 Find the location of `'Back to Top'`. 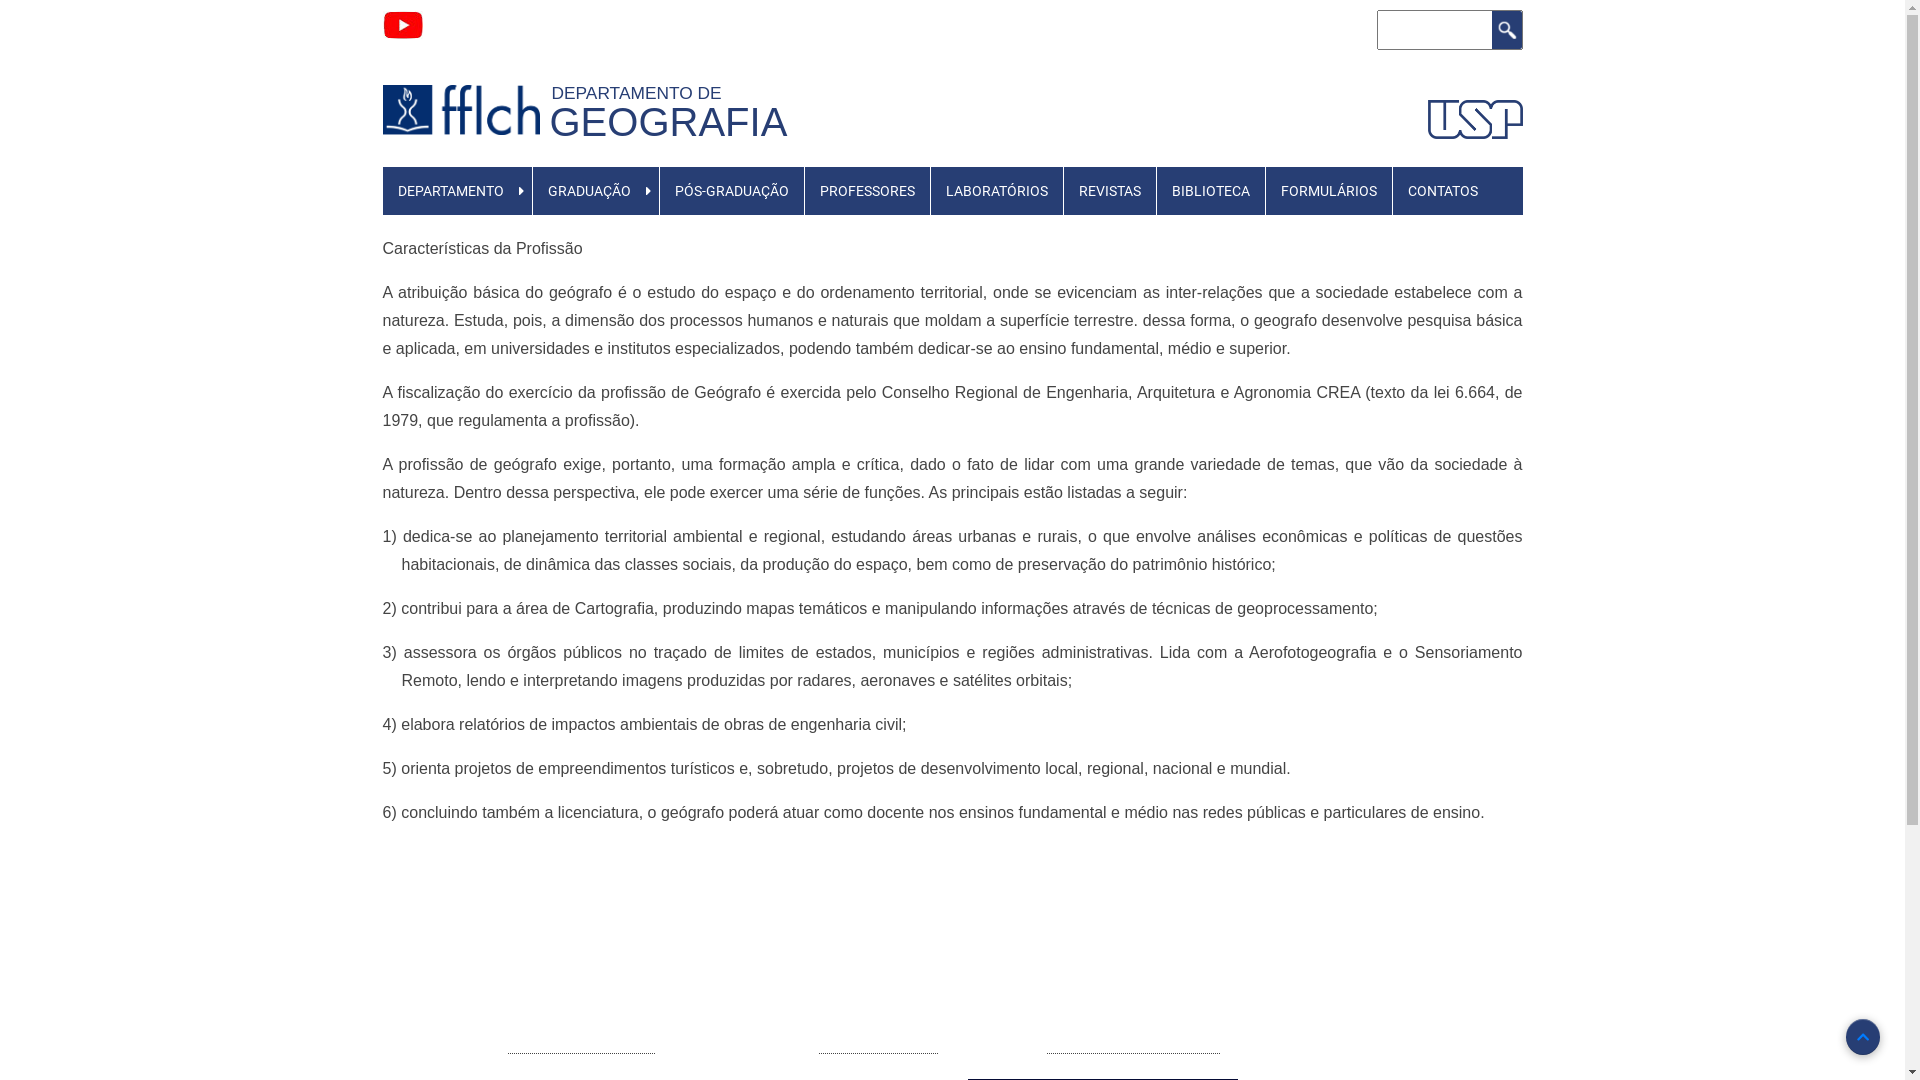

'Back to Top' is located at coordinates (1861, 1036).